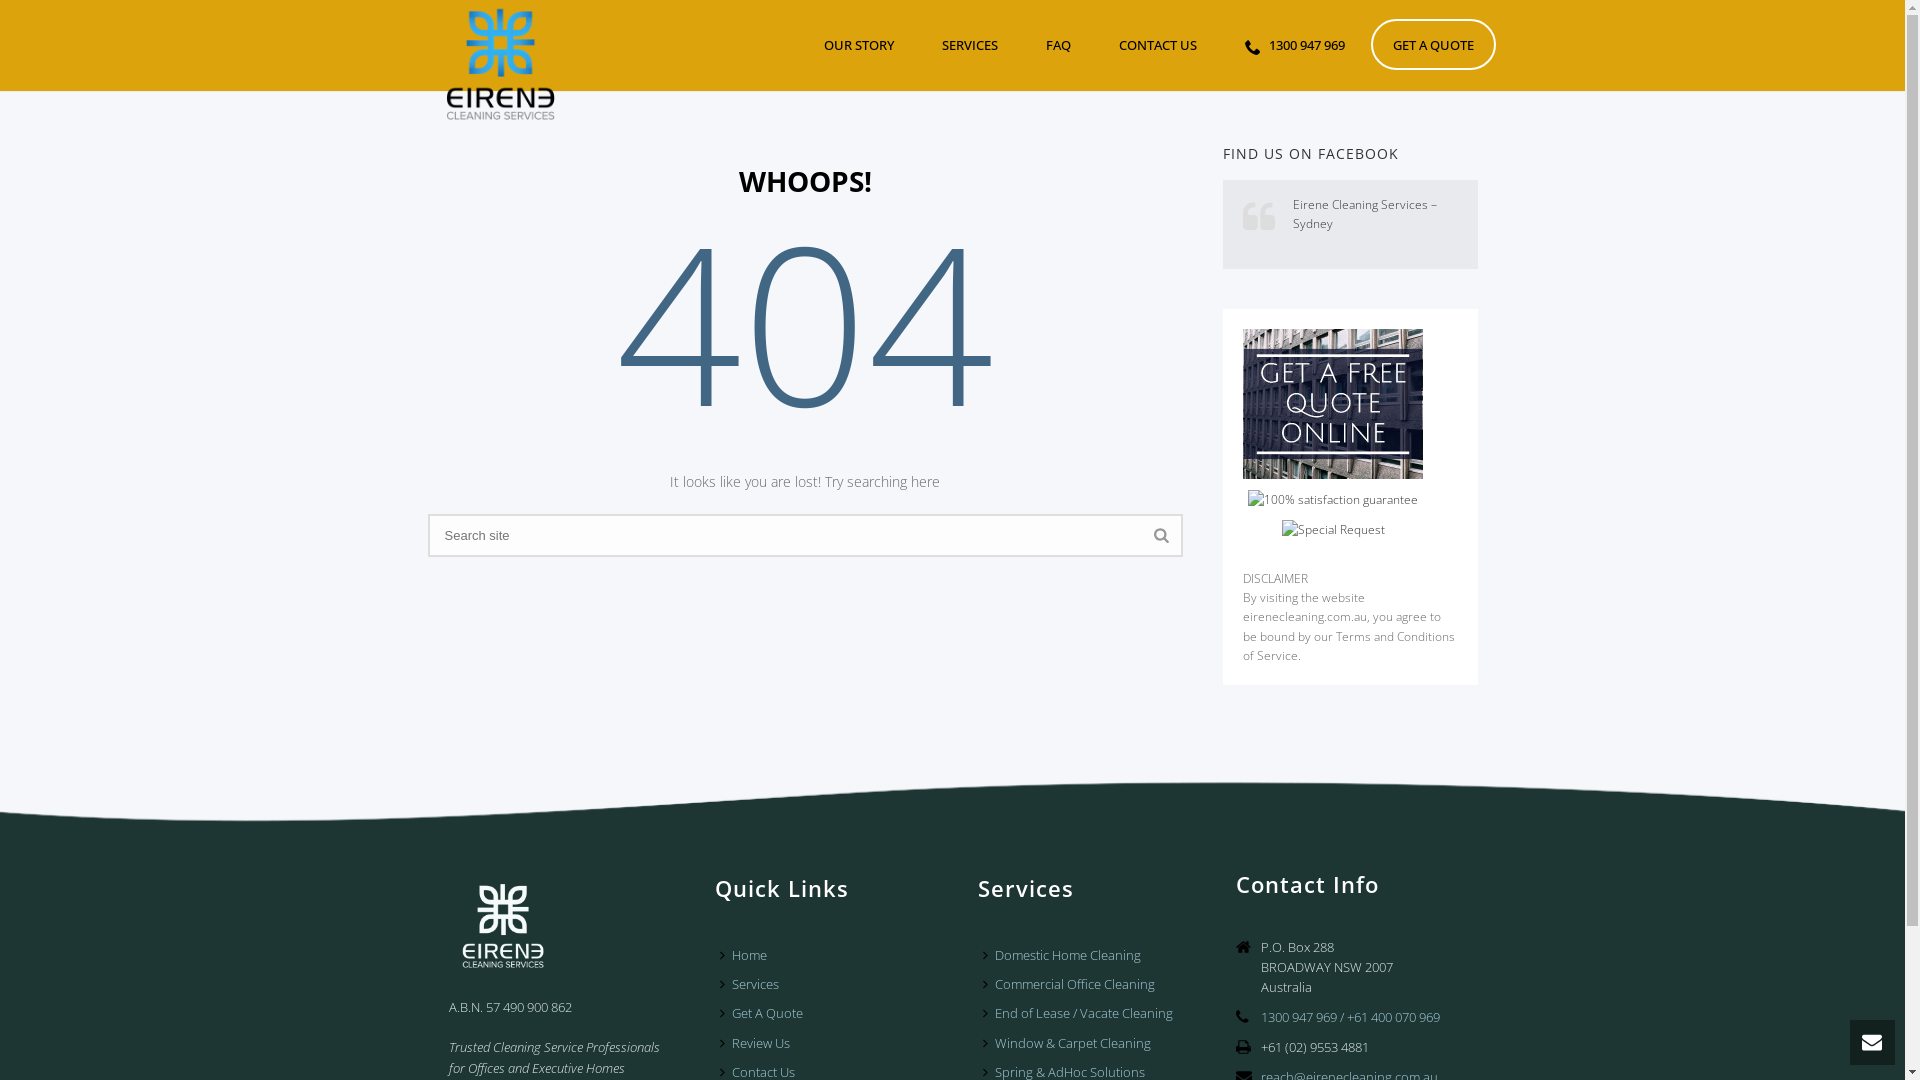  I want to click on '1300 947 969', so click(1294, 44).